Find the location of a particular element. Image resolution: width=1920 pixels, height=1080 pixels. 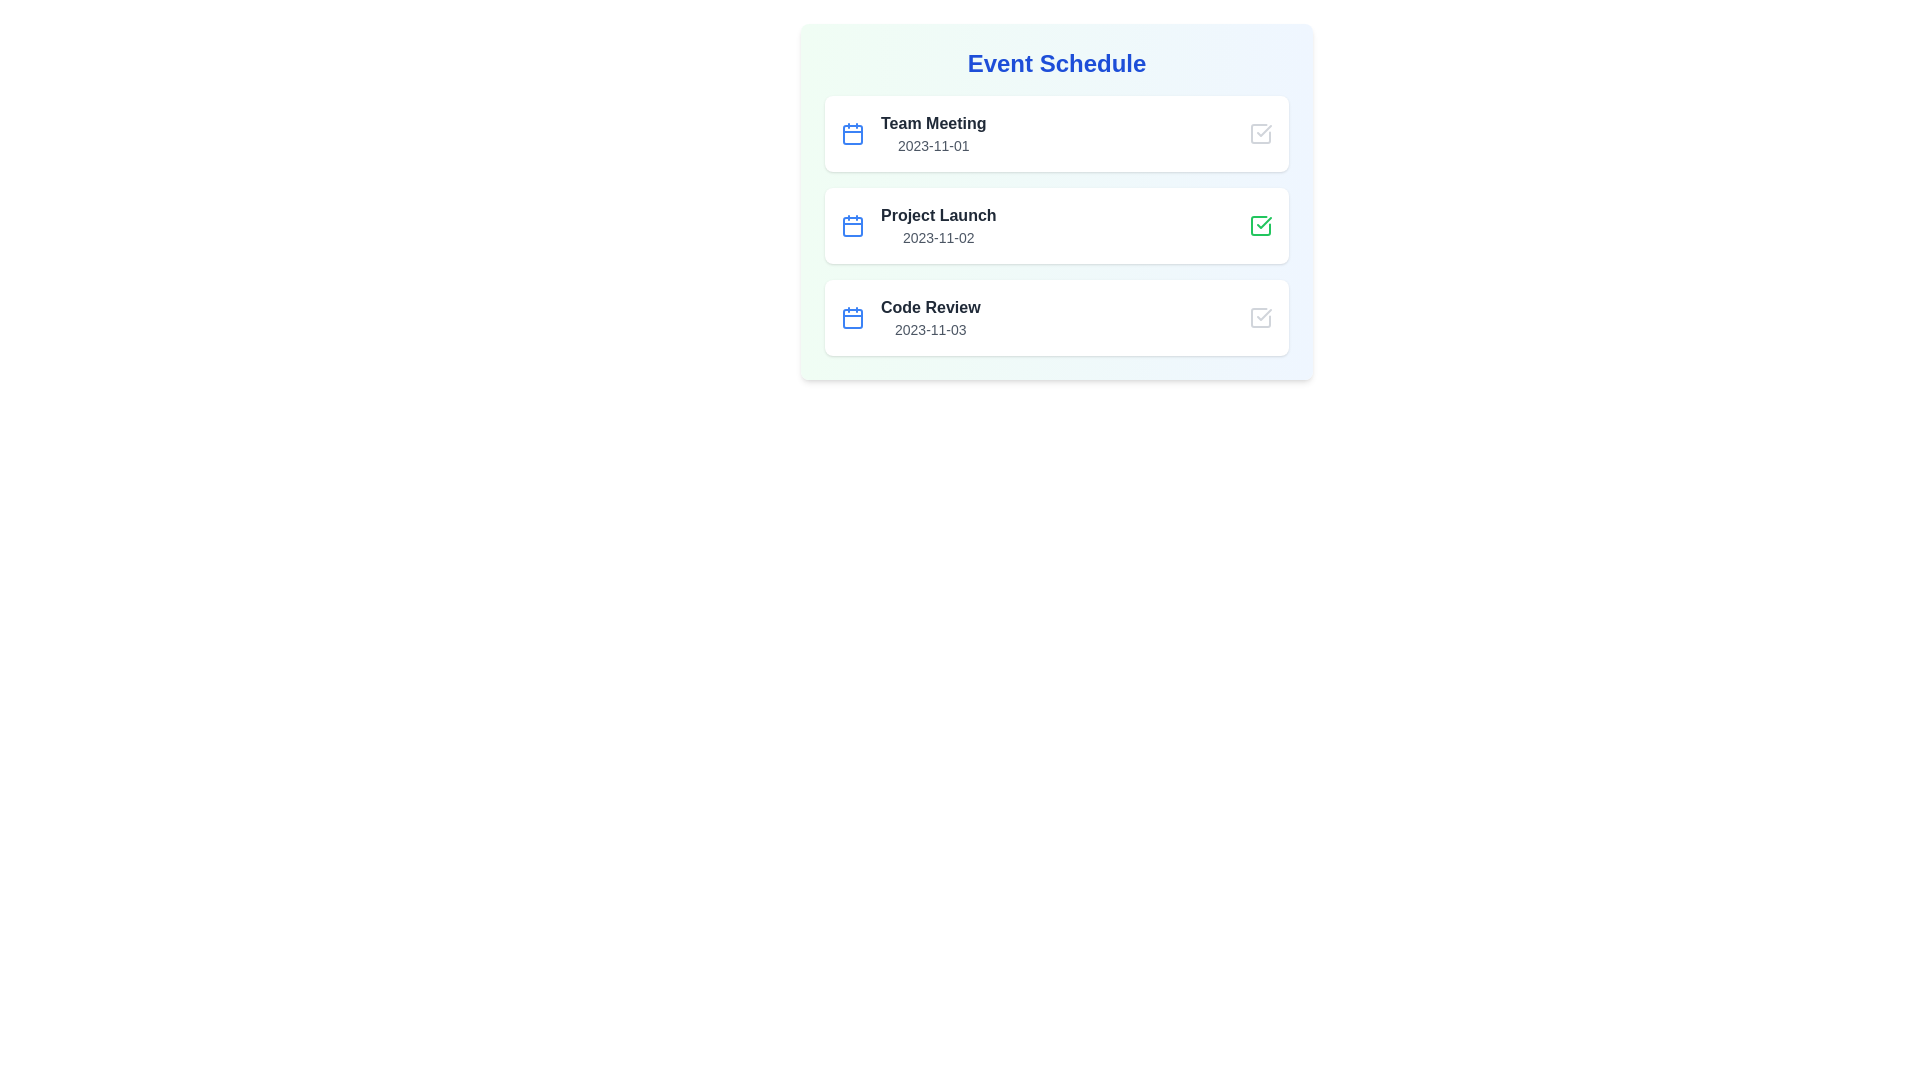

the event item labeled Code Review is located at coordinates (1055, 316).